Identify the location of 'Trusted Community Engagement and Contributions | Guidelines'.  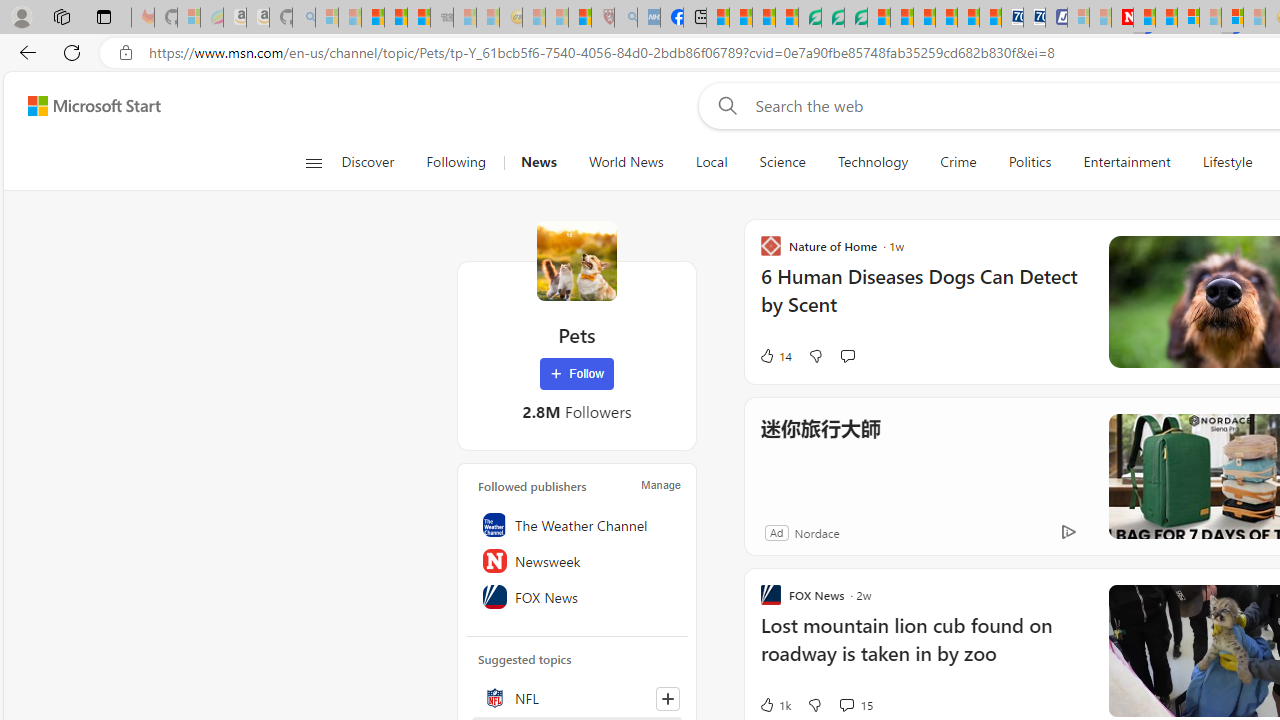
(1144, 17).